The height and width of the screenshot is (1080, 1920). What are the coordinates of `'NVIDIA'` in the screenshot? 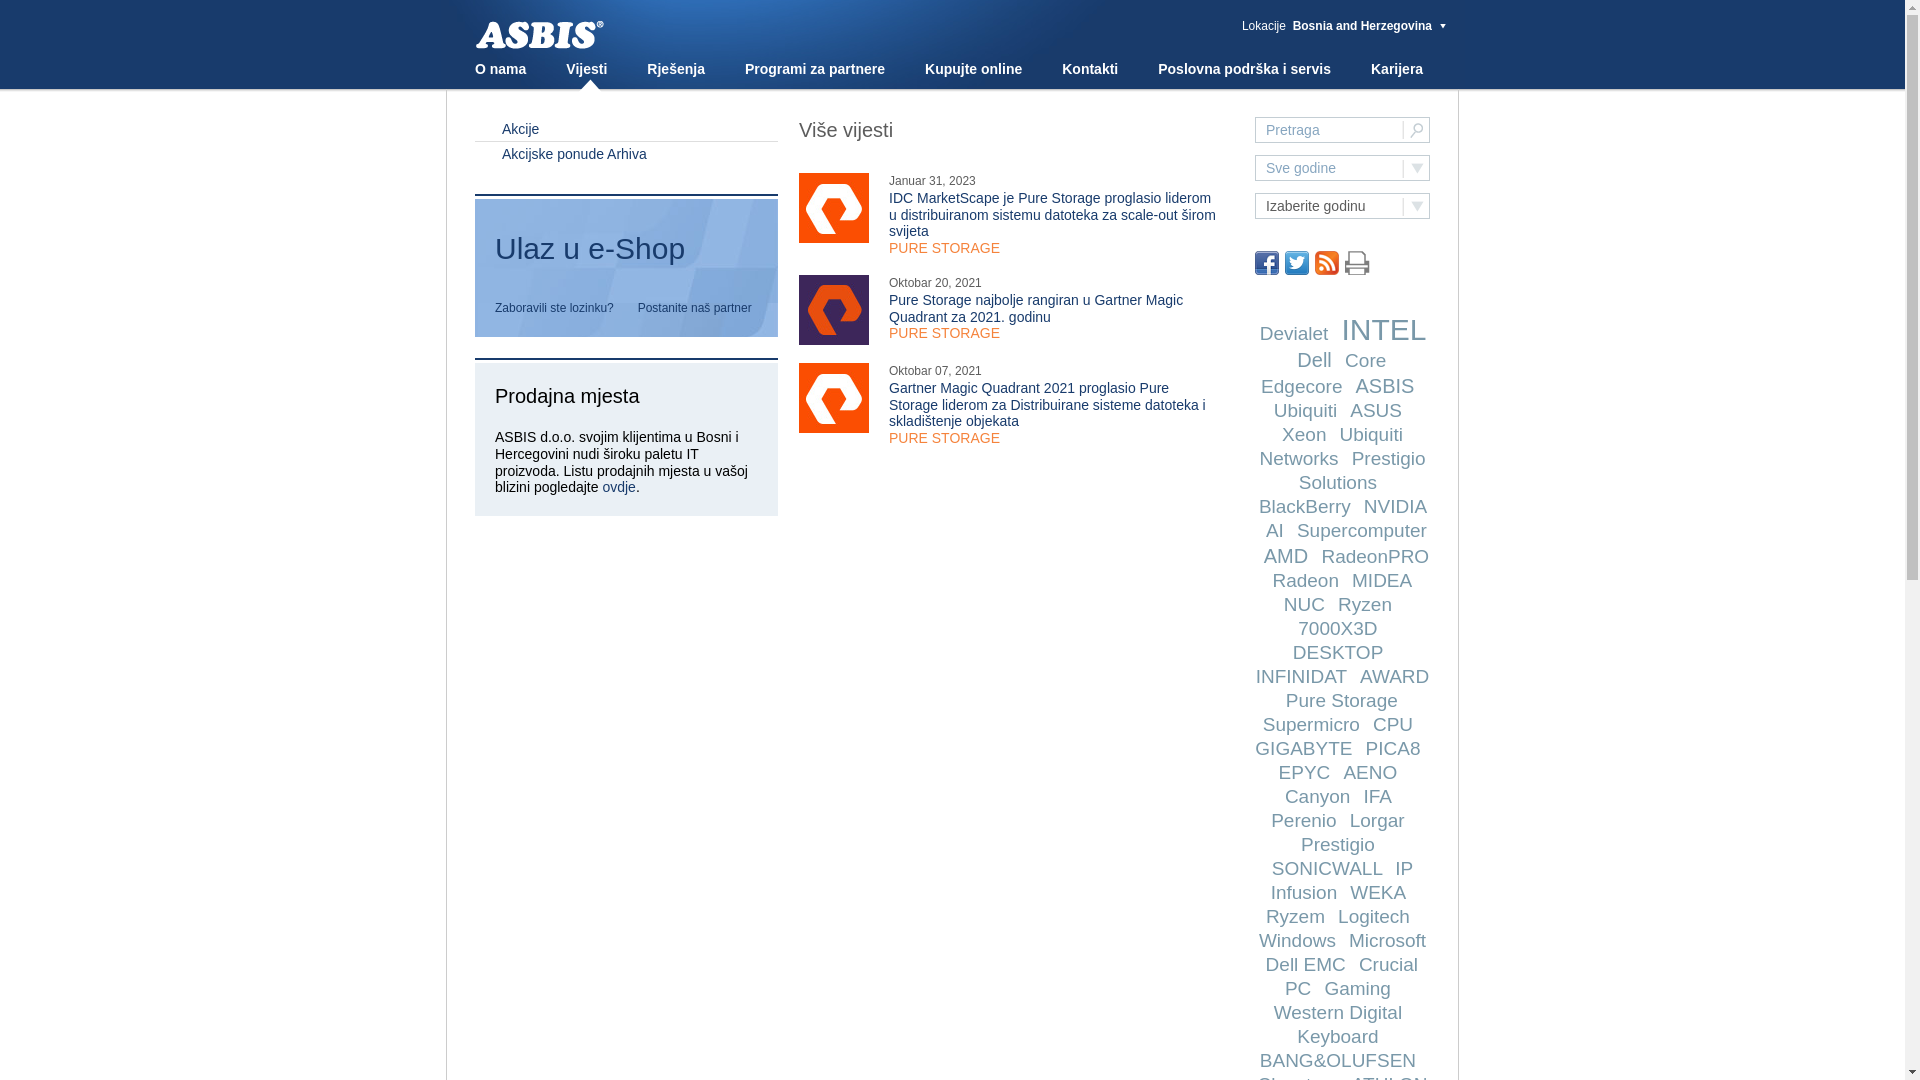 It's located at (1394, 505).